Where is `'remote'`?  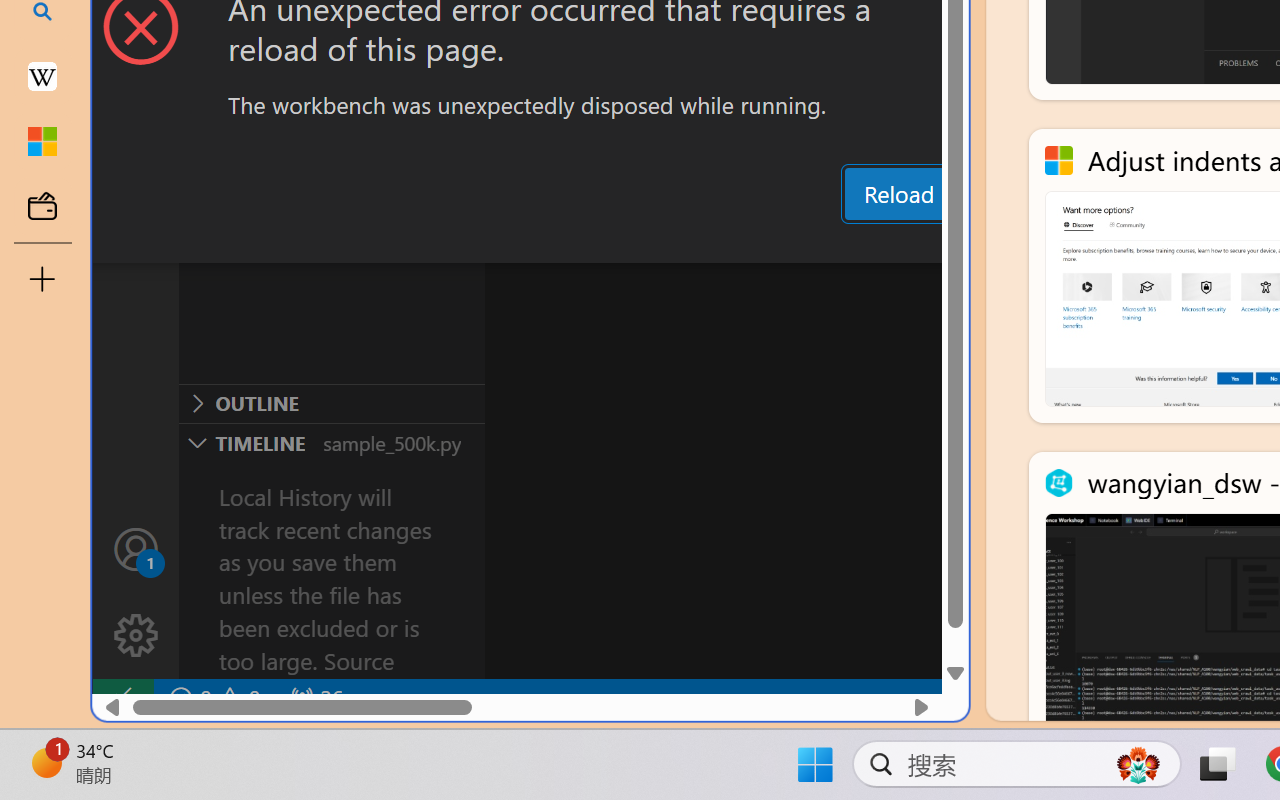
'remote' is located at coordinates (121, 698).